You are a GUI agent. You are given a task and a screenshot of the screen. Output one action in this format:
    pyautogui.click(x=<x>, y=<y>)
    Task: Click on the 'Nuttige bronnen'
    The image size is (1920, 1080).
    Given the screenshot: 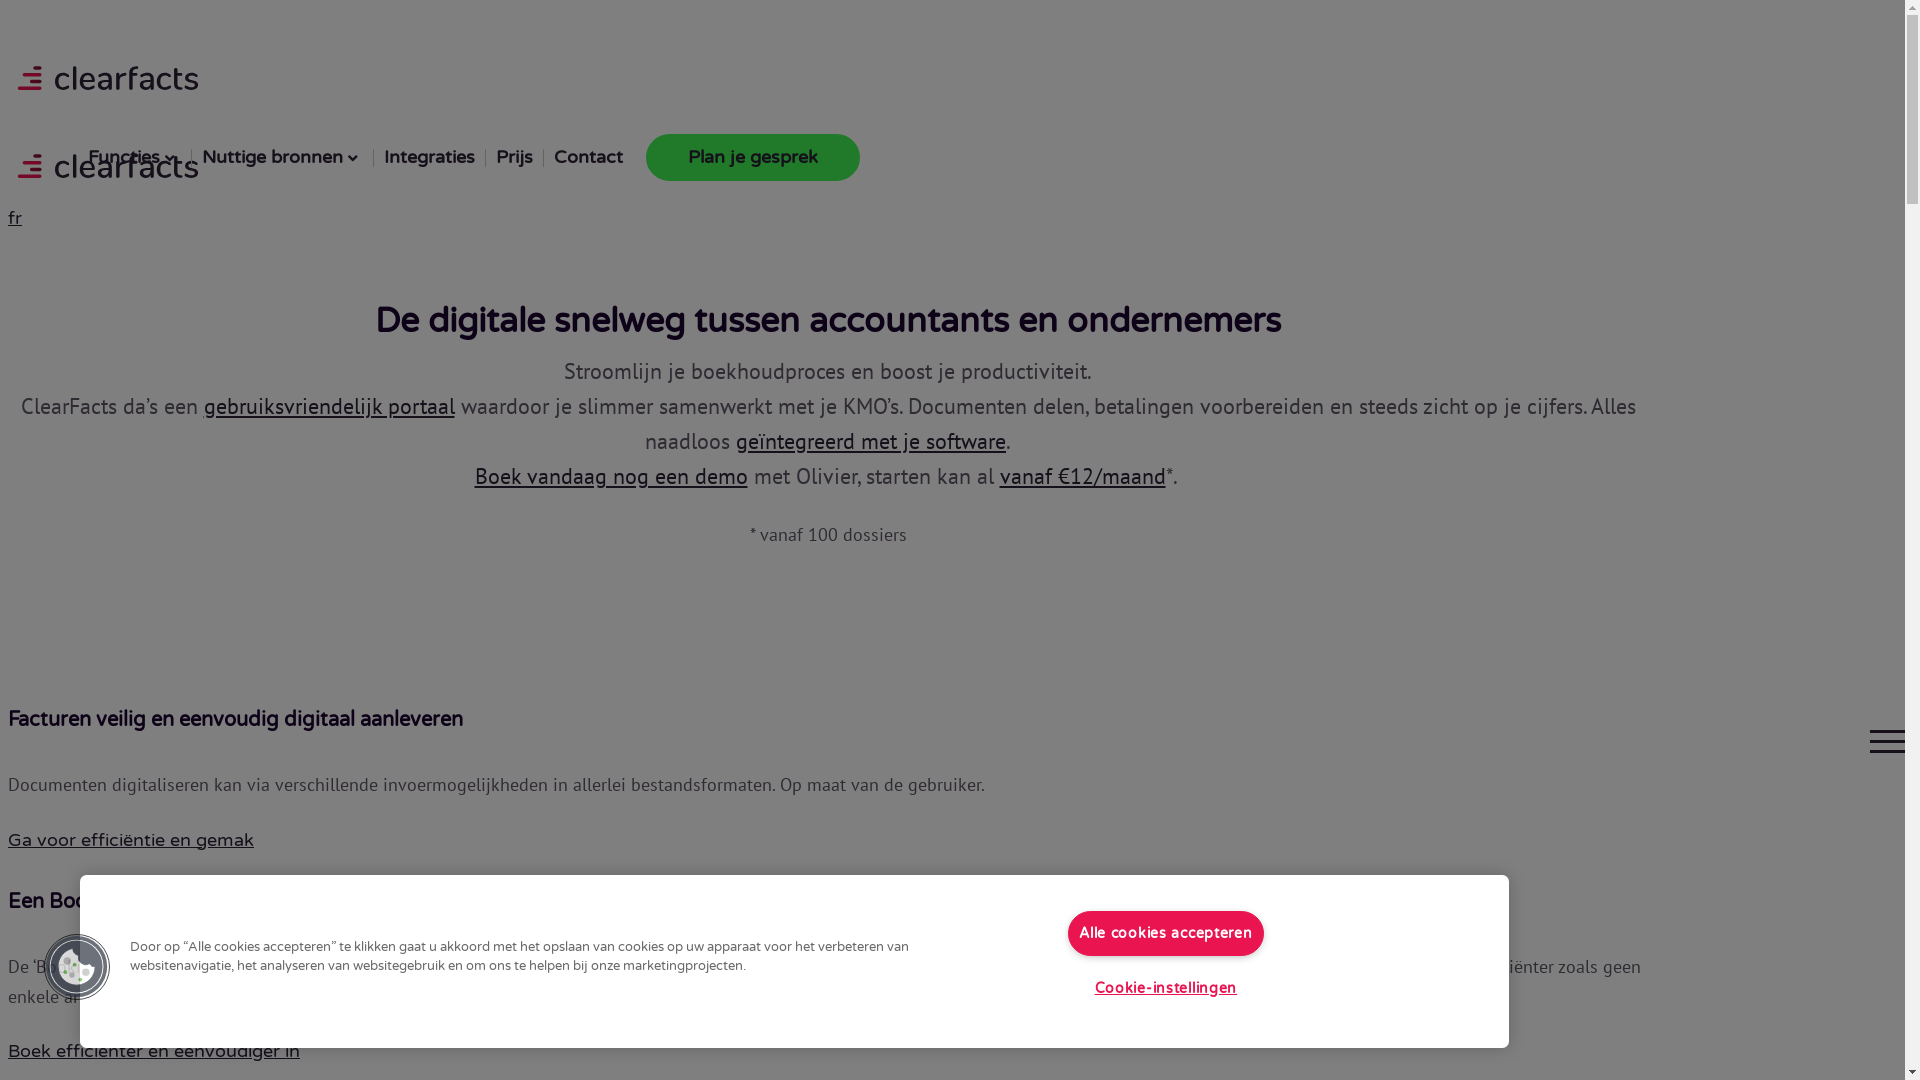 What is the action you would take?
    pyautogui.click(x=282, y=156)
    